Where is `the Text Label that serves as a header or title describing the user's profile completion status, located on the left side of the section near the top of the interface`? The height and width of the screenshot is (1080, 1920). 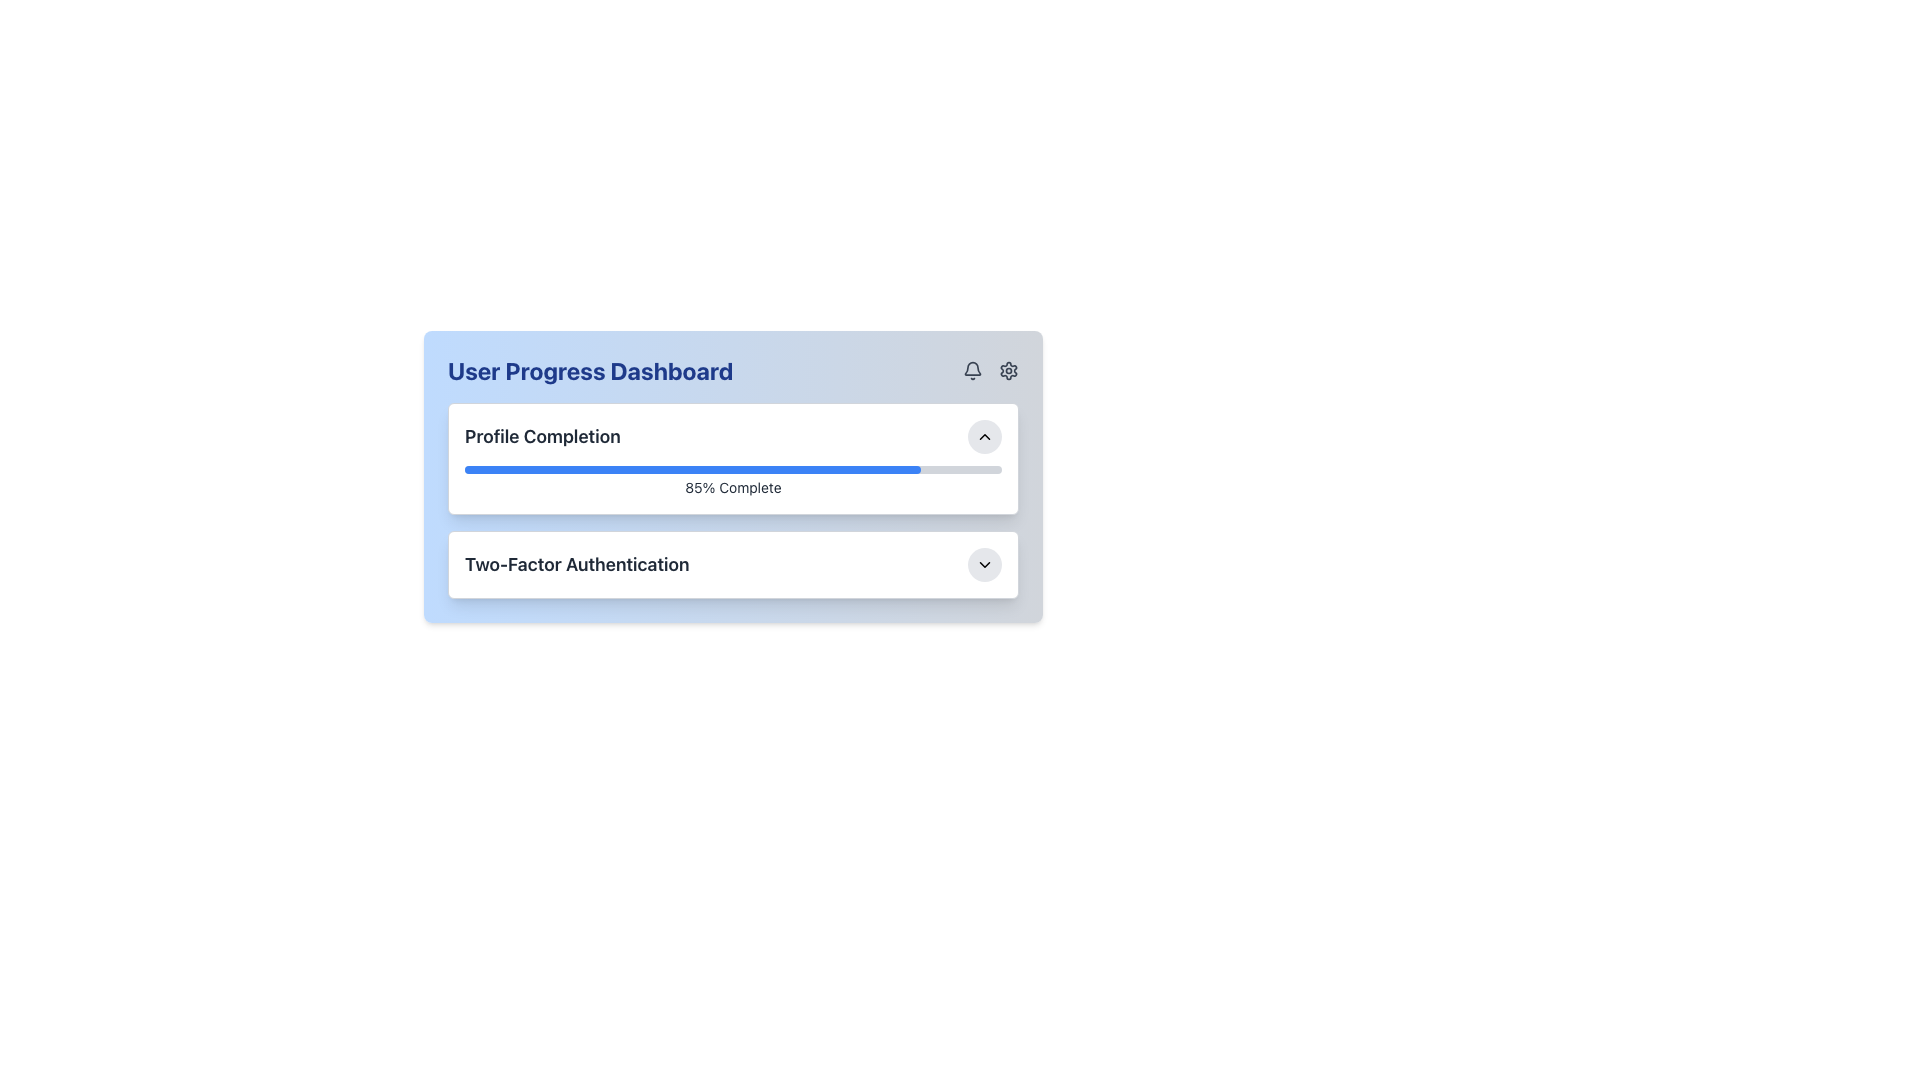
the Text Label that serves as a header or title describing the user's profile completion status, located on the left side of the section near the top of the interface is located at coordinates (542, 435).